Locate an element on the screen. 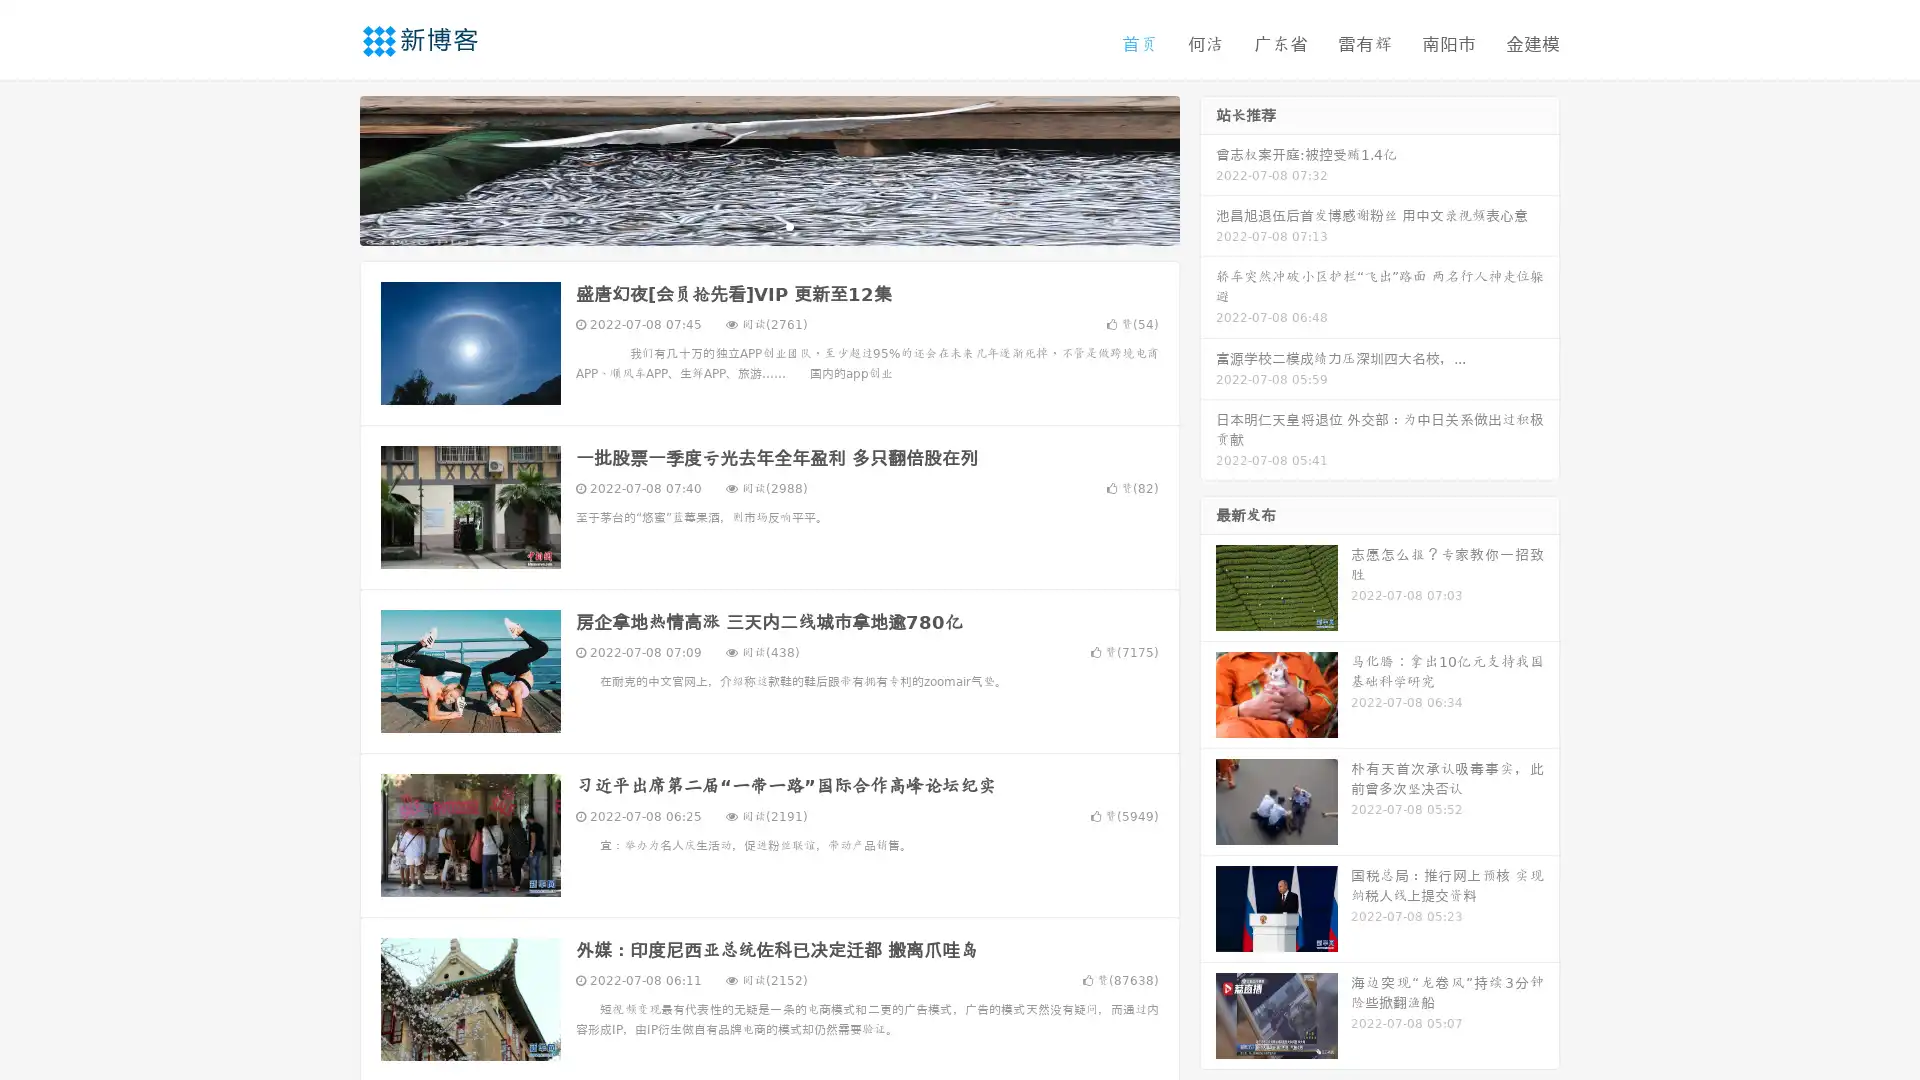 This screenshot has height=1080, width=1920. Previous slide is located at coordinates (330, 168).